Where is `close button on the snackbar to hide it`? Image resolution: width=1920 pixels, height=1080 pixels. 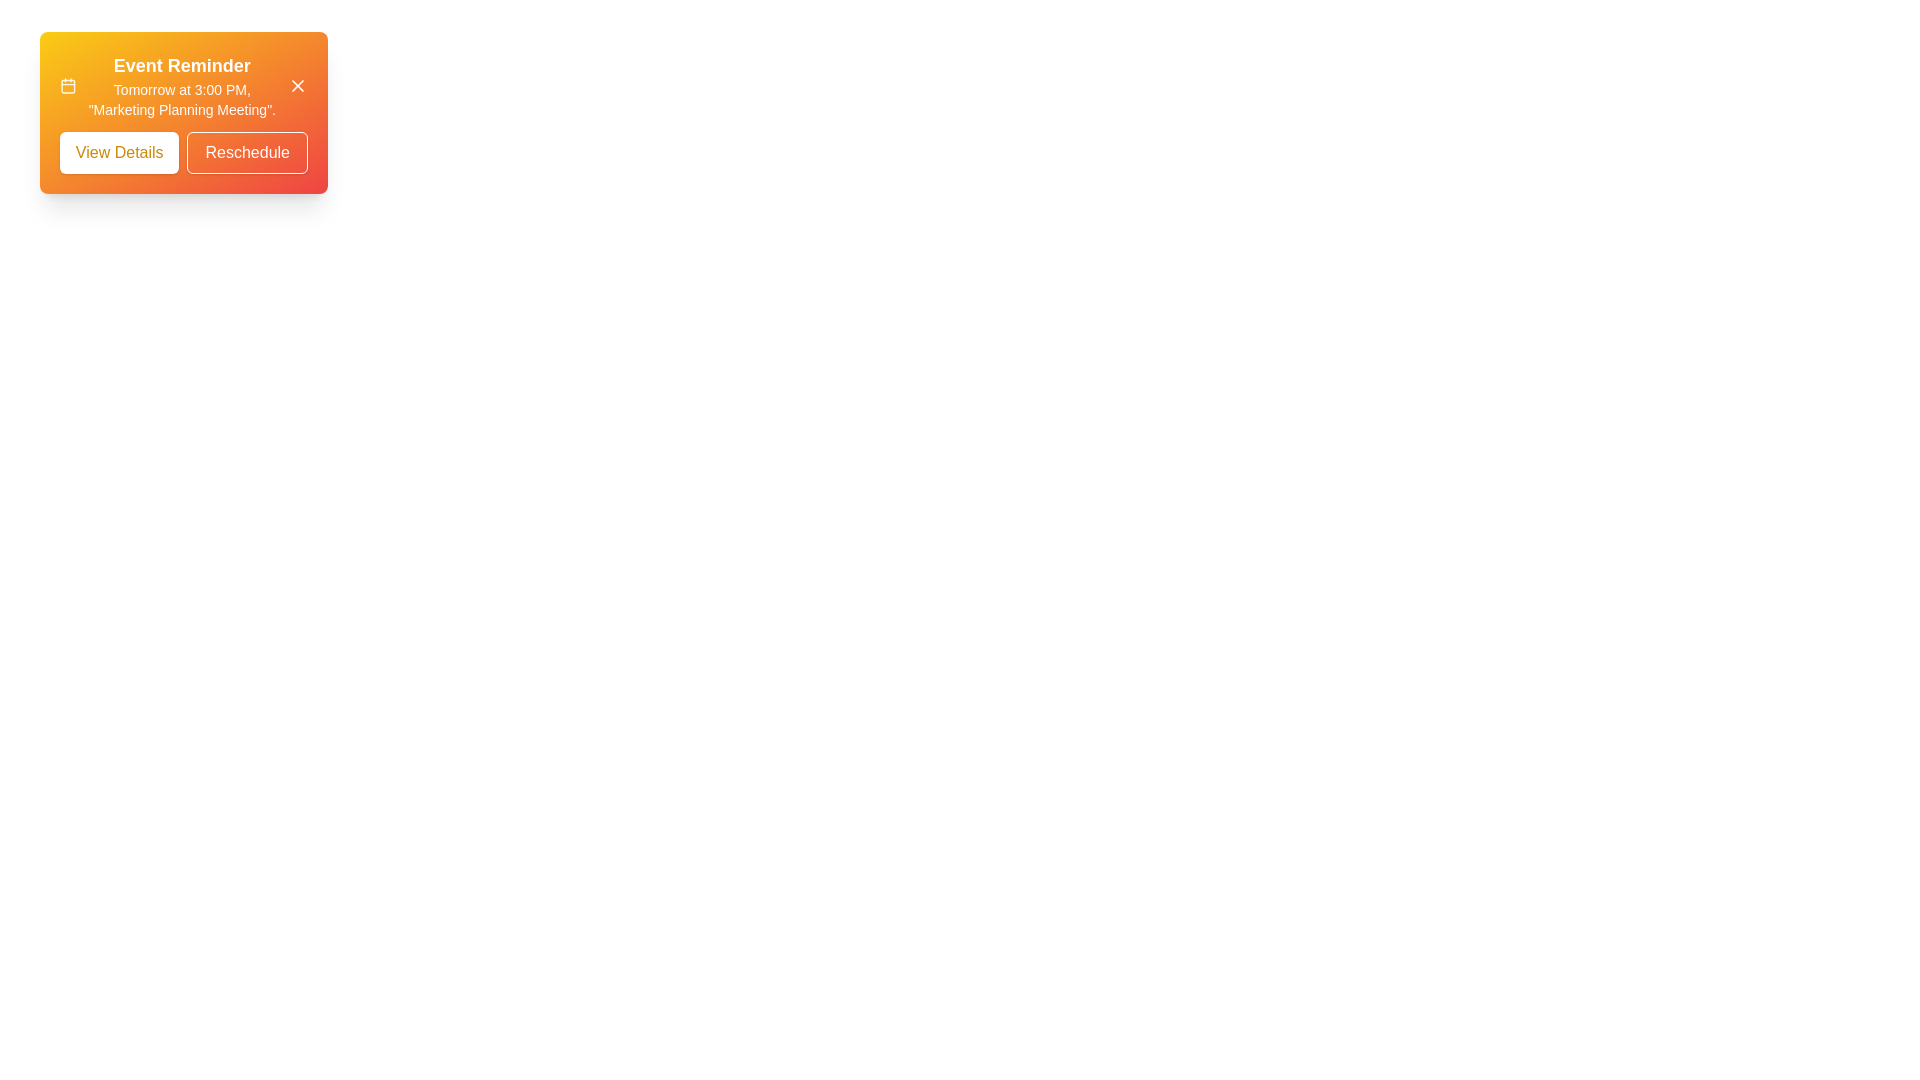 close button on the snackbar to hide it is located at coordinates (296, 84).